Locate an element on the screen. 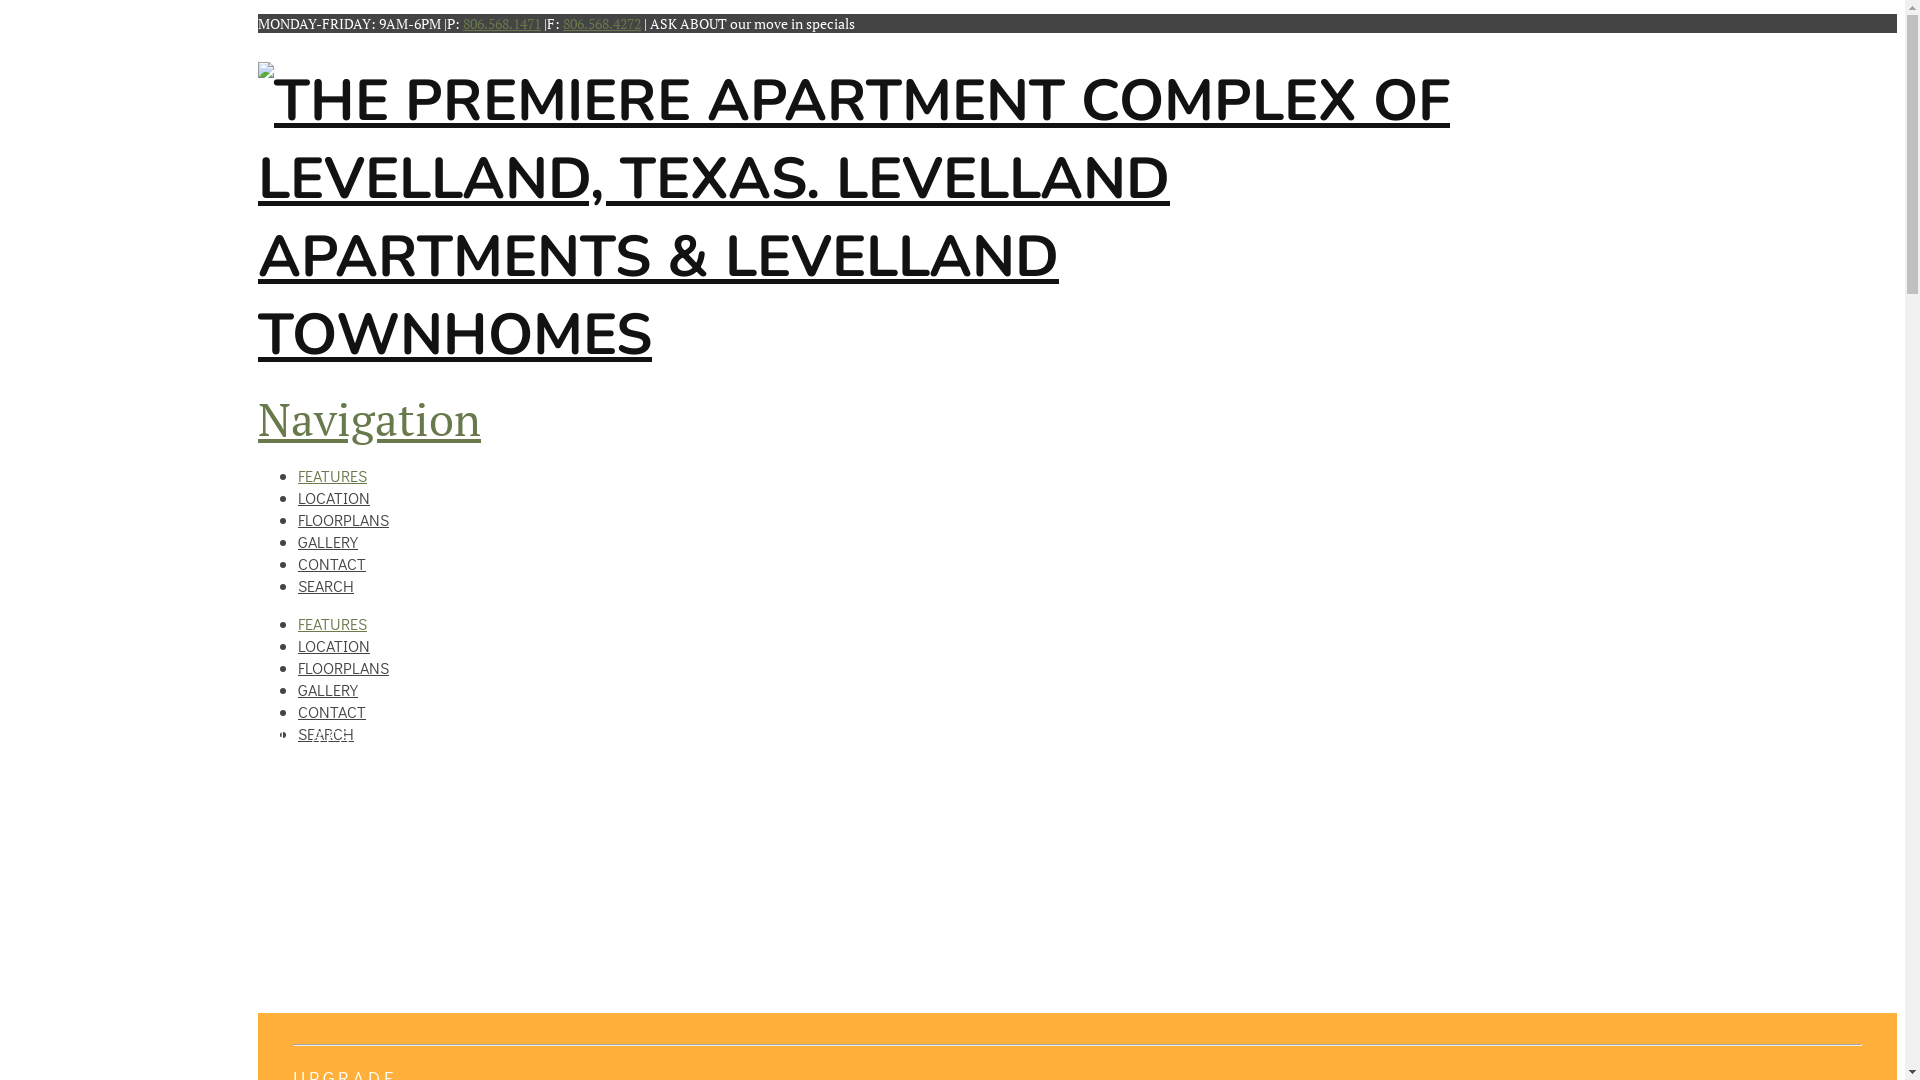 The height and width of the screenshot is (1080, 1920). 'FLOORPLANS' is located at coordinates (343, 667).